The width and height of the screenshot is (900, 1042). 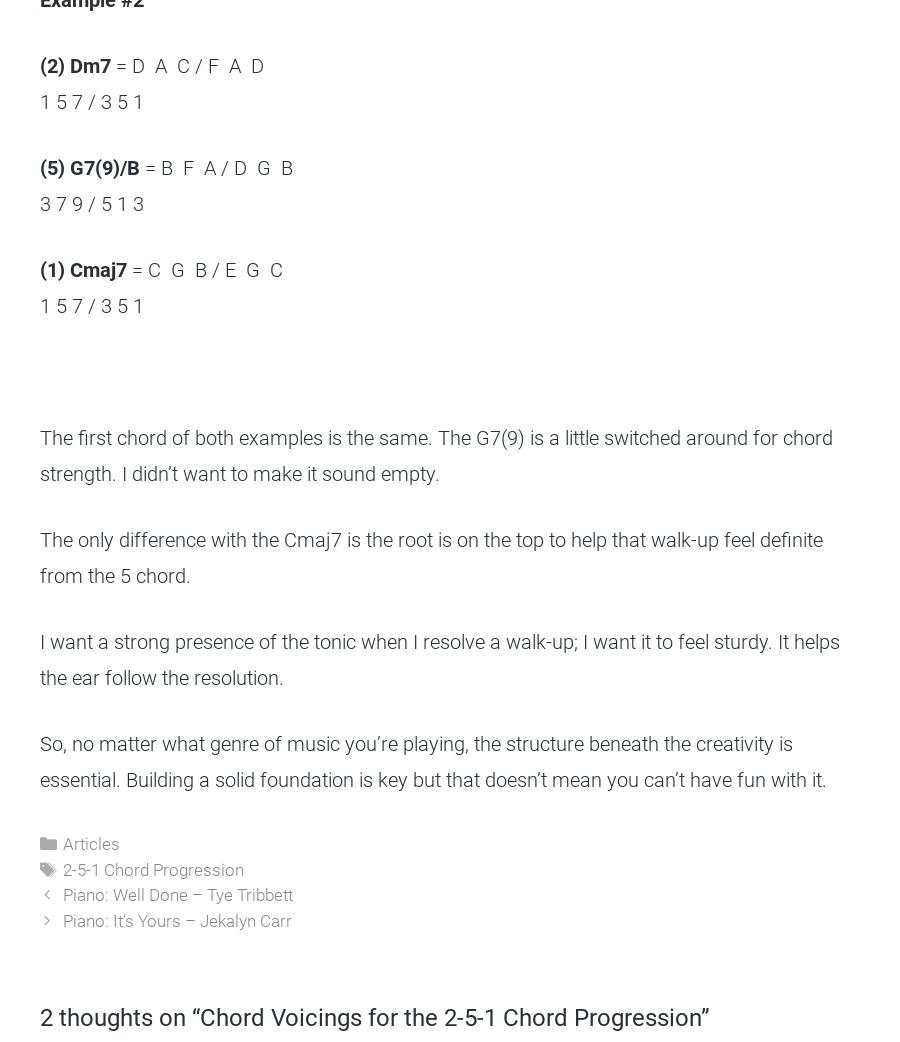 What do you see at coordinates (89, 167) in the screenshot?
I see `'(5) G7(9)/B'` at bounding box center [89, 167].